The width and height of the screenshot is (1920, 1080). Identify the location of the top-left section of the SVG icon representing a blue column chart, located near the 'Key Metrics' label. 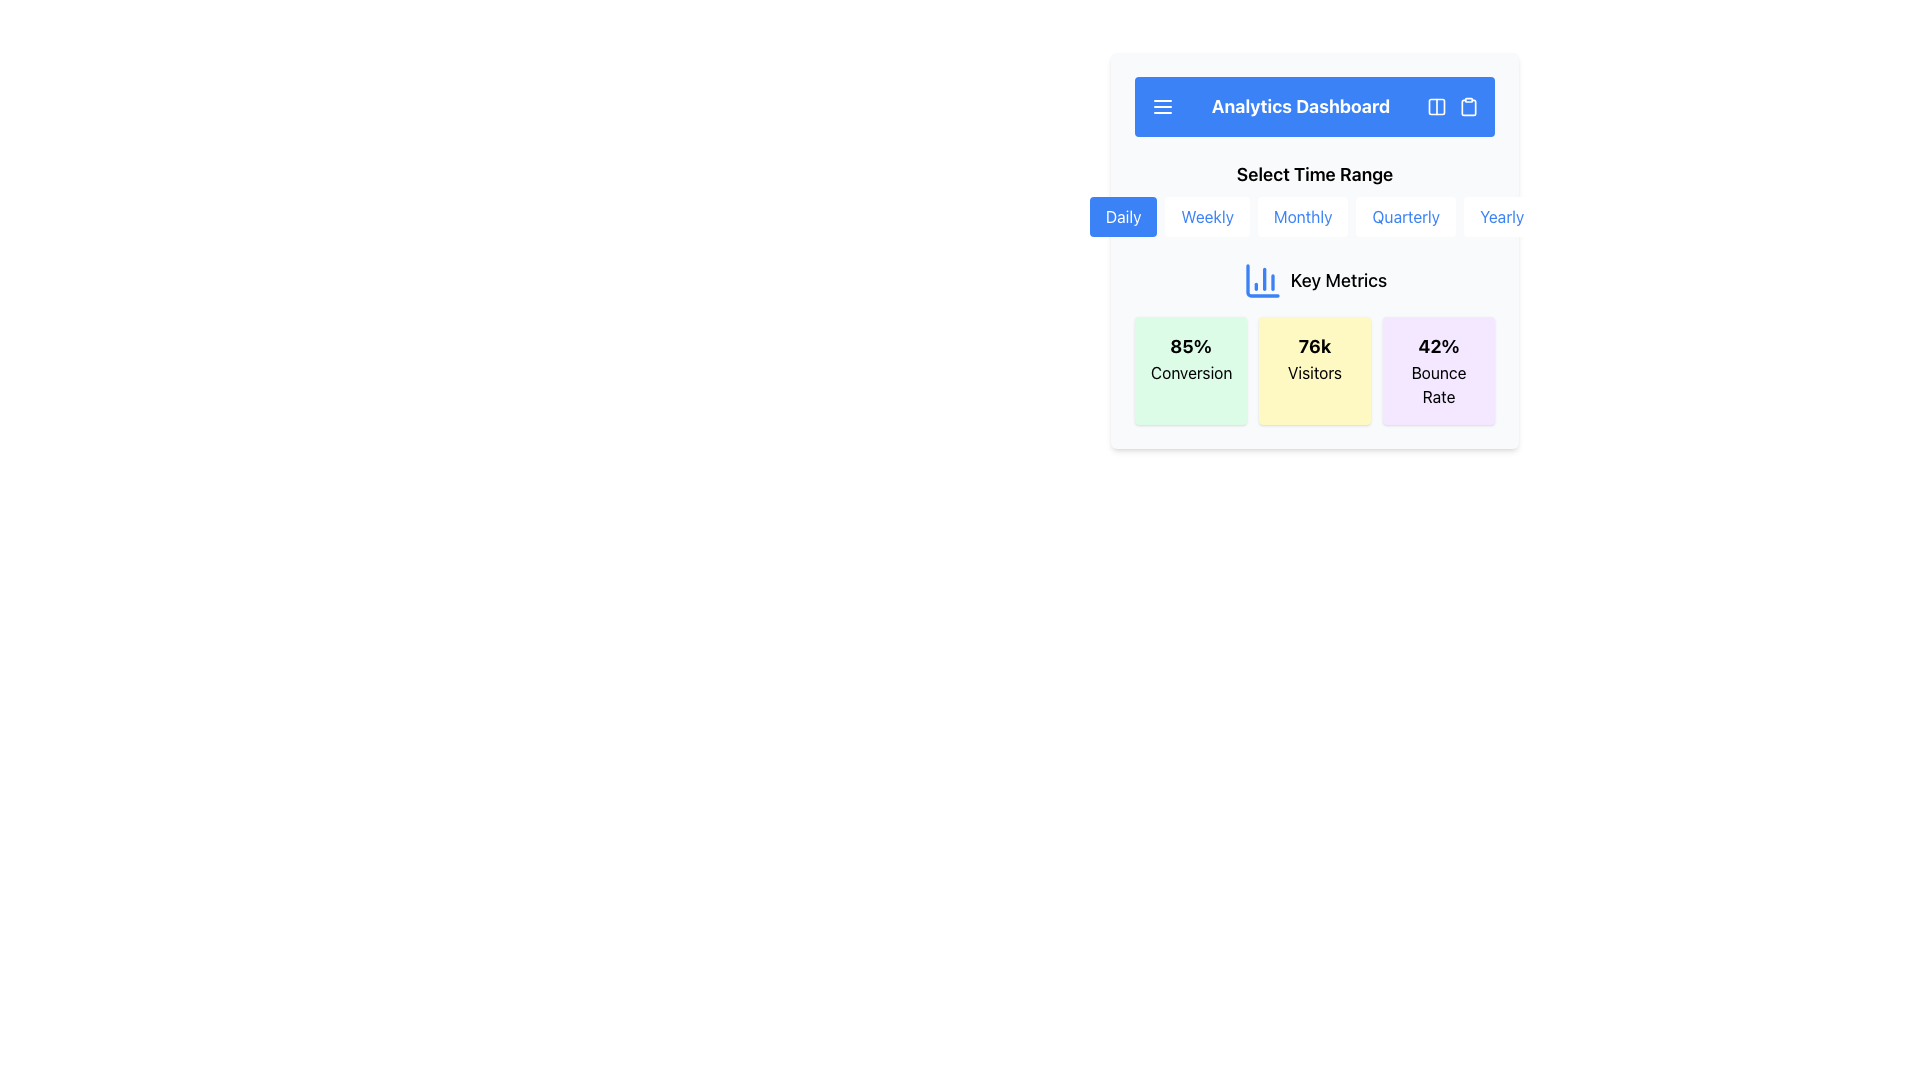
(1261, 281).